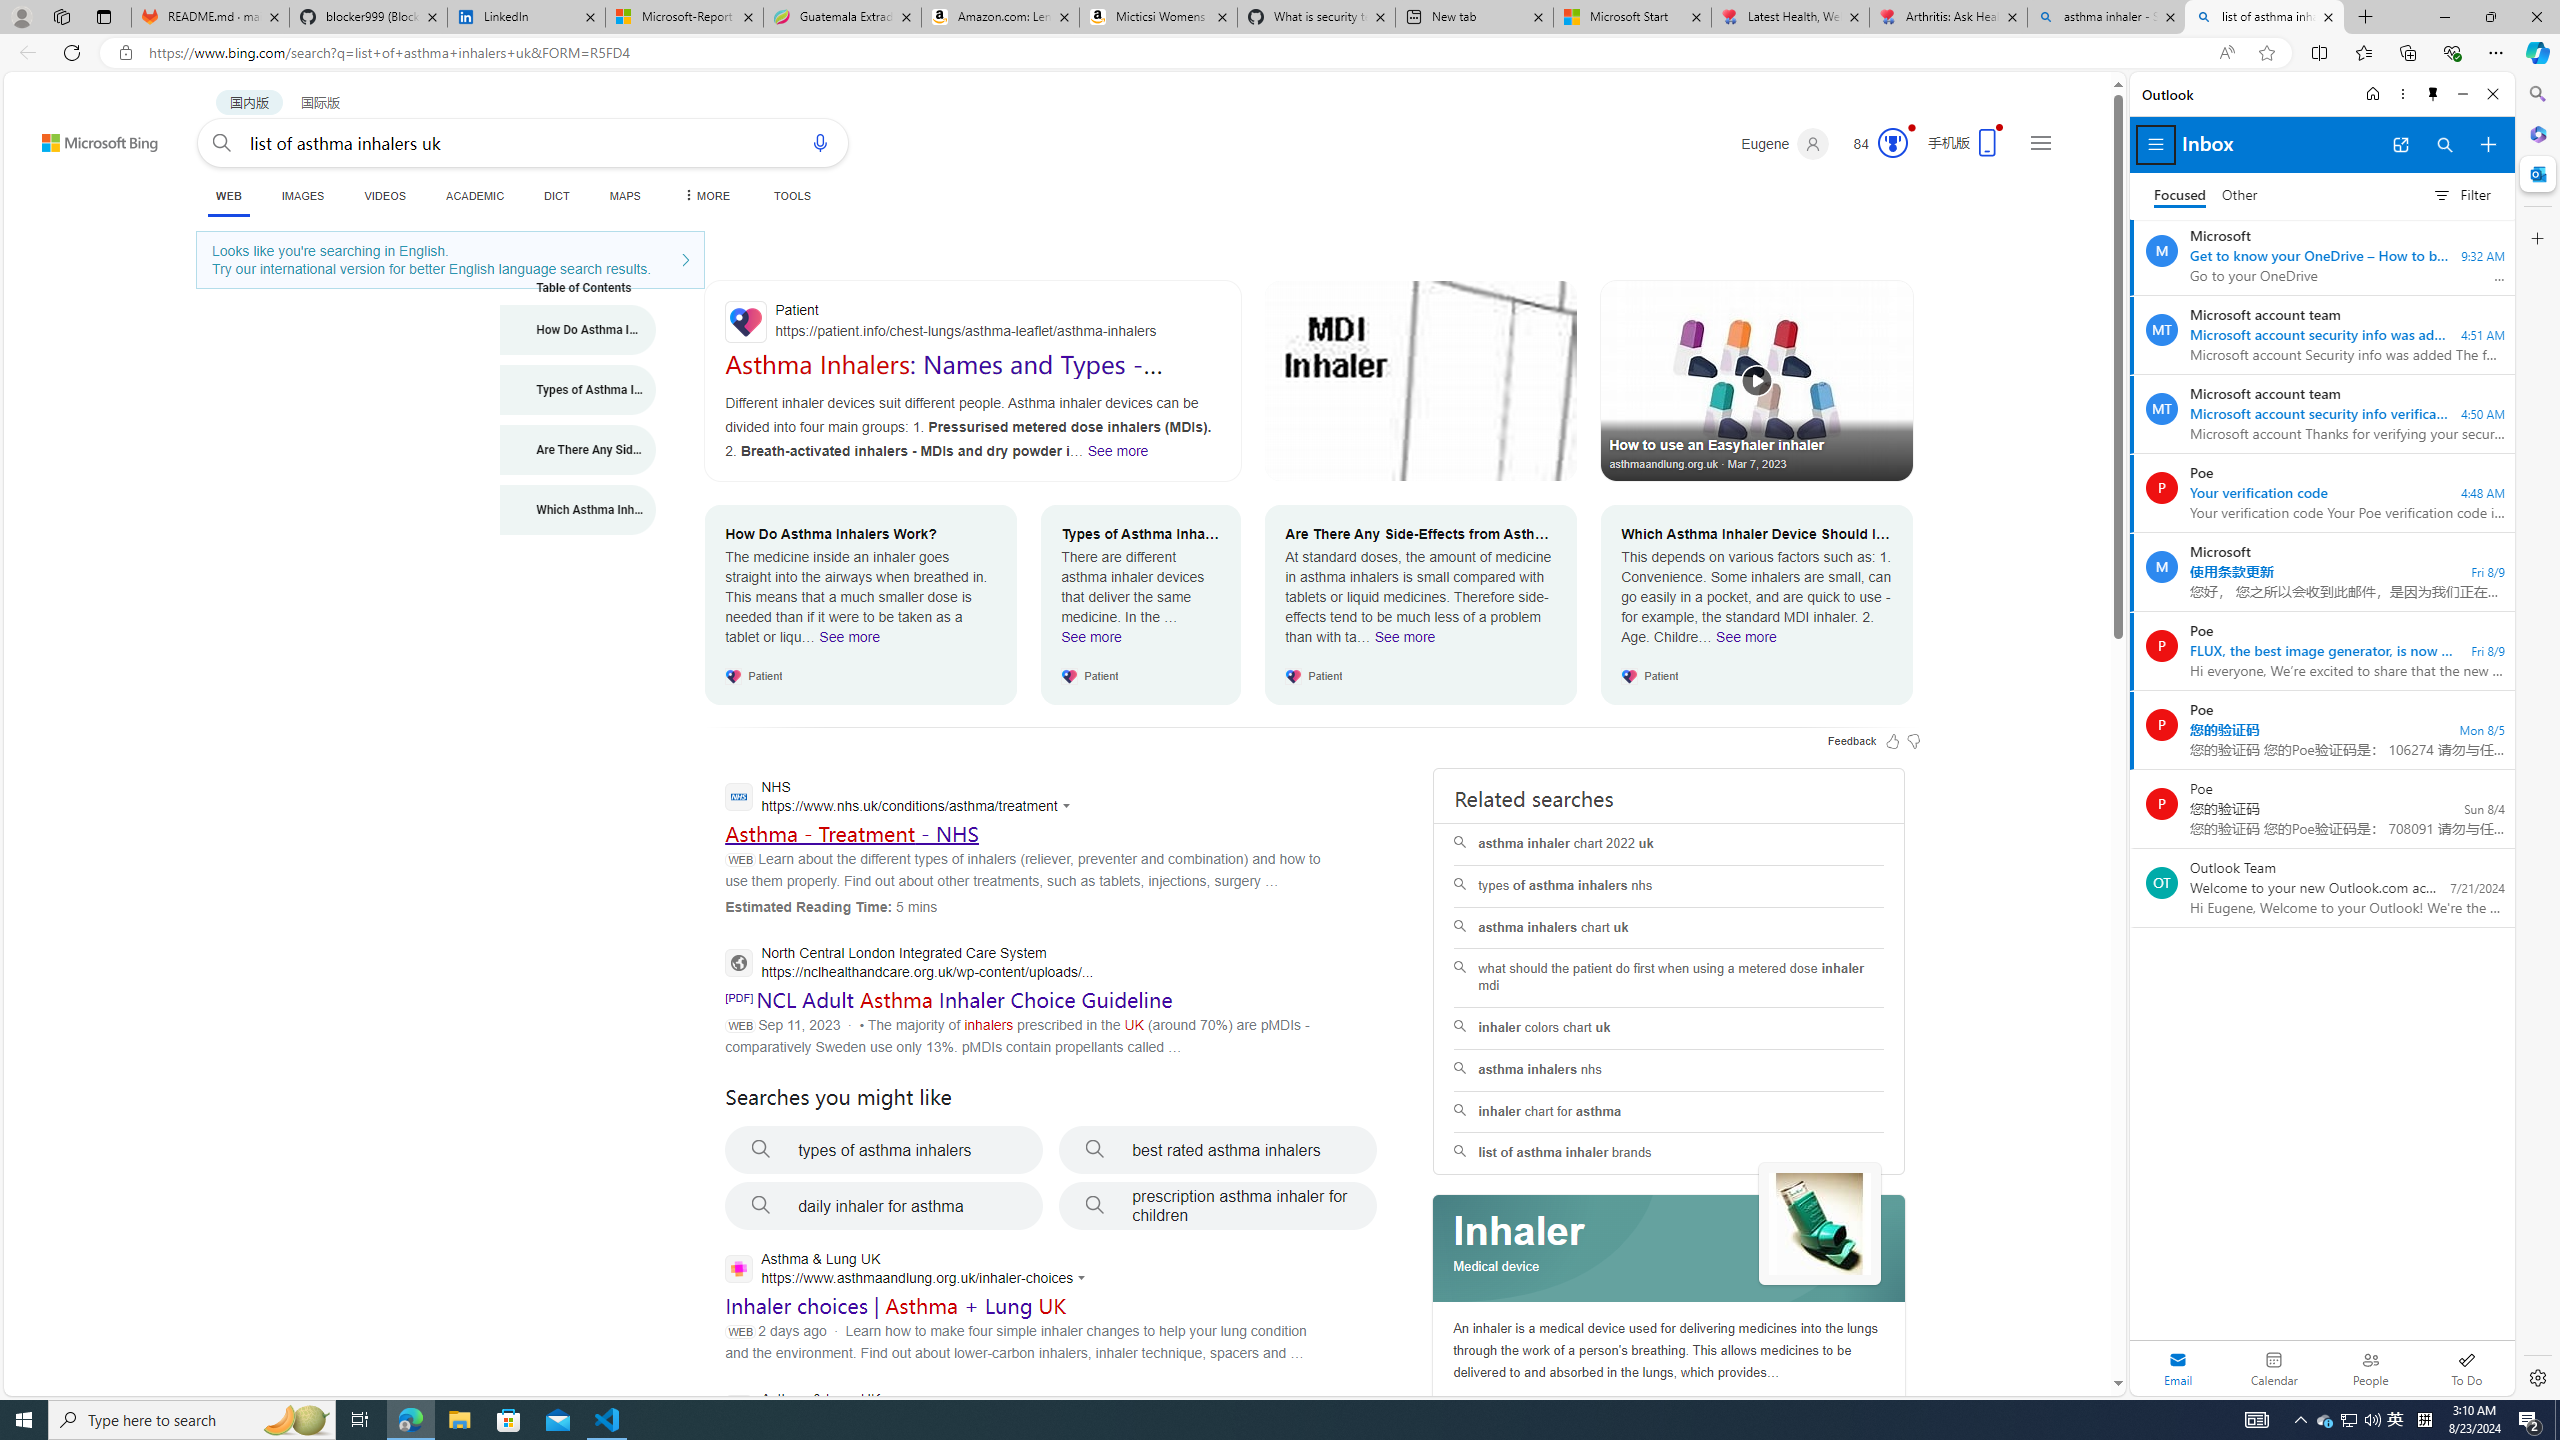 The width and height of the screenshot is (2560, 1440). What do you see at coordinates (851, 832) in the screenshot?
I see `'Asthma - Treatment - NHS'` at bounding box center [851, 832].